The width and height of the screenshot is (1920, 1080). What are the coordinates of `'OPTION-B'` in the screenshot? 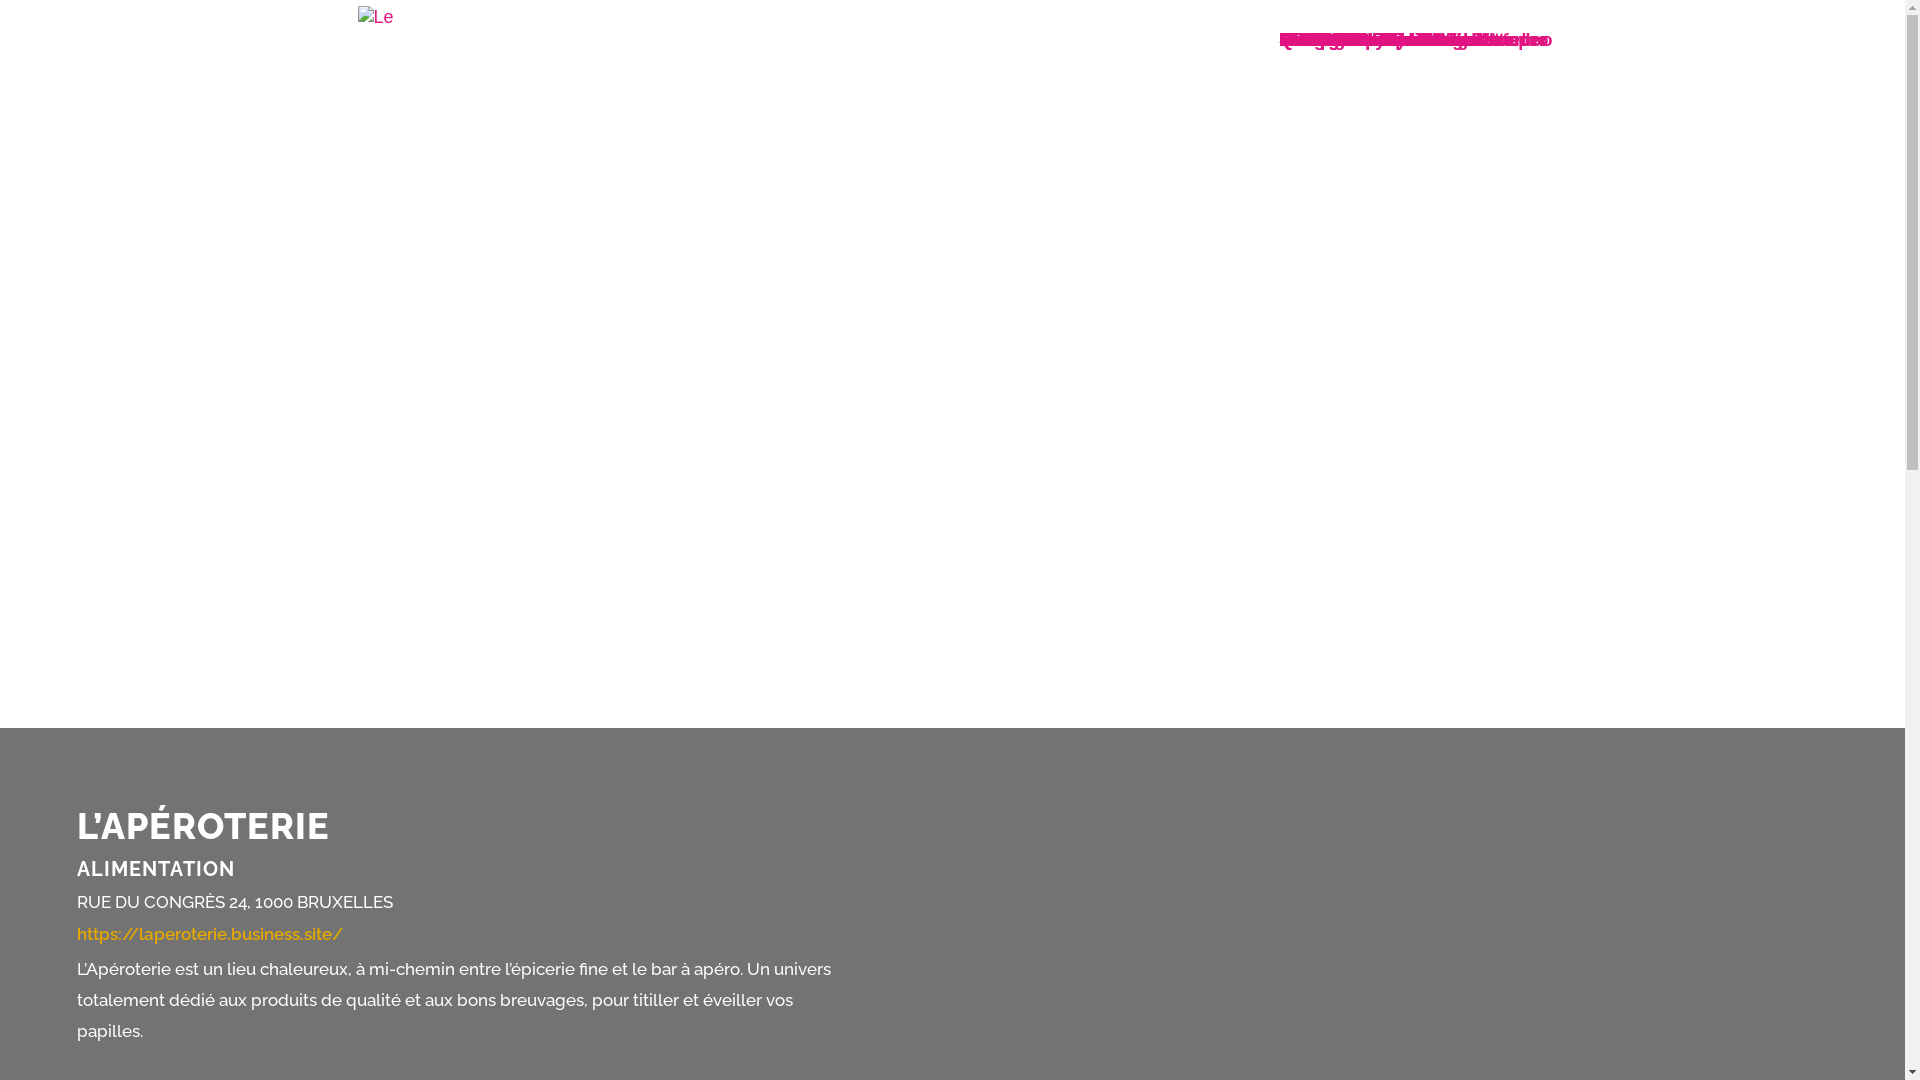 It's located at (1323, 39).